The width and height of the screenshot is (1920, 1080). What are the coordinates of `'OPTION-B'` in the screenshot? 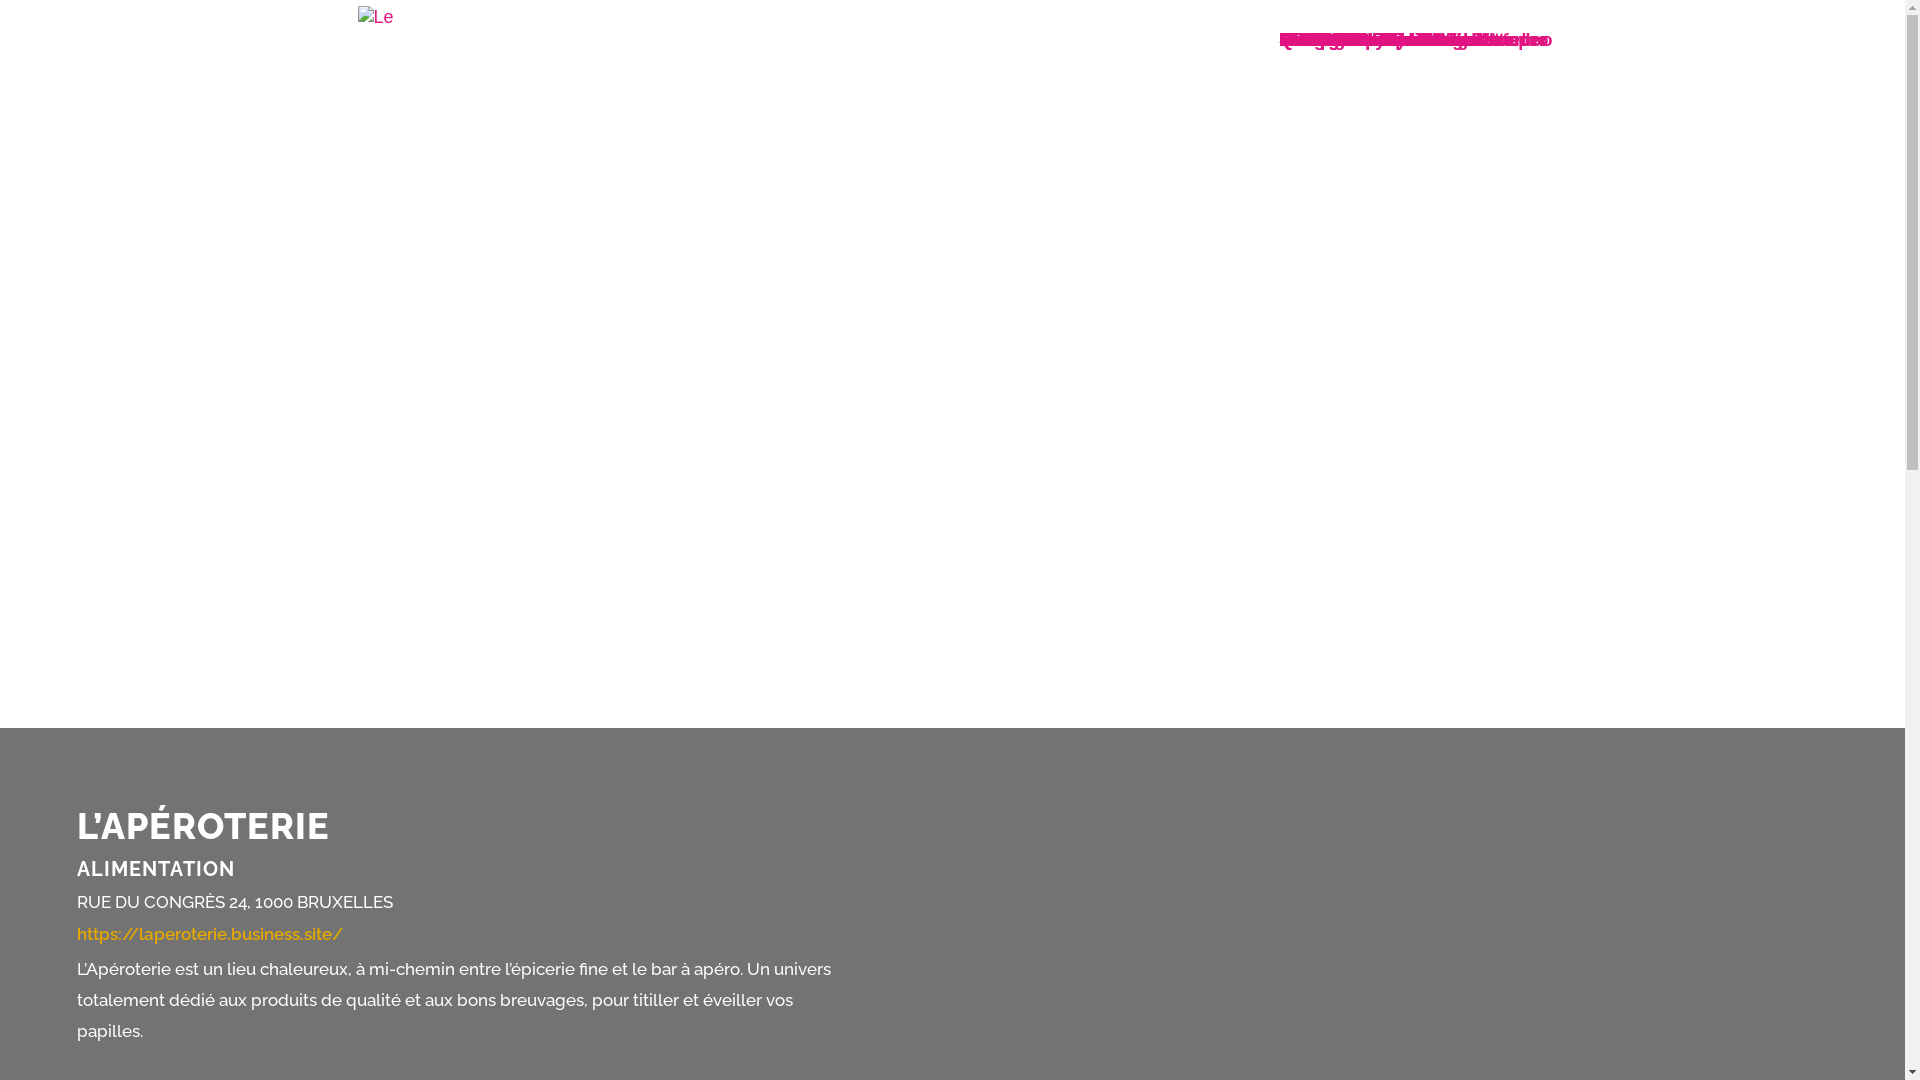 It's located at (1323, 39).